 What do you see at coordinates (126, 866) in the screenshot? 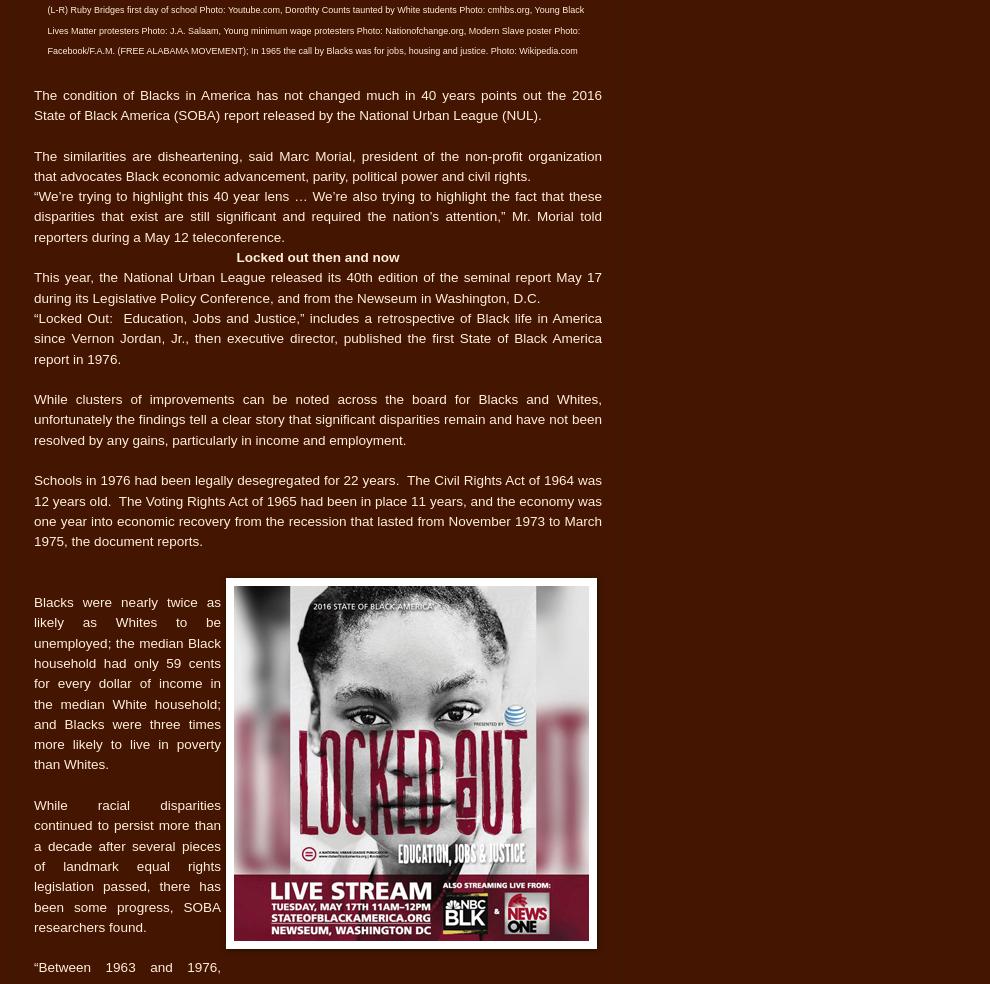
I see `'While racial disparities continued to persist more than a decade after several pieces of landmark equal rights legislation passed, there has been some progress, SOBA researchers found.'` at bounding box center [126, 866].